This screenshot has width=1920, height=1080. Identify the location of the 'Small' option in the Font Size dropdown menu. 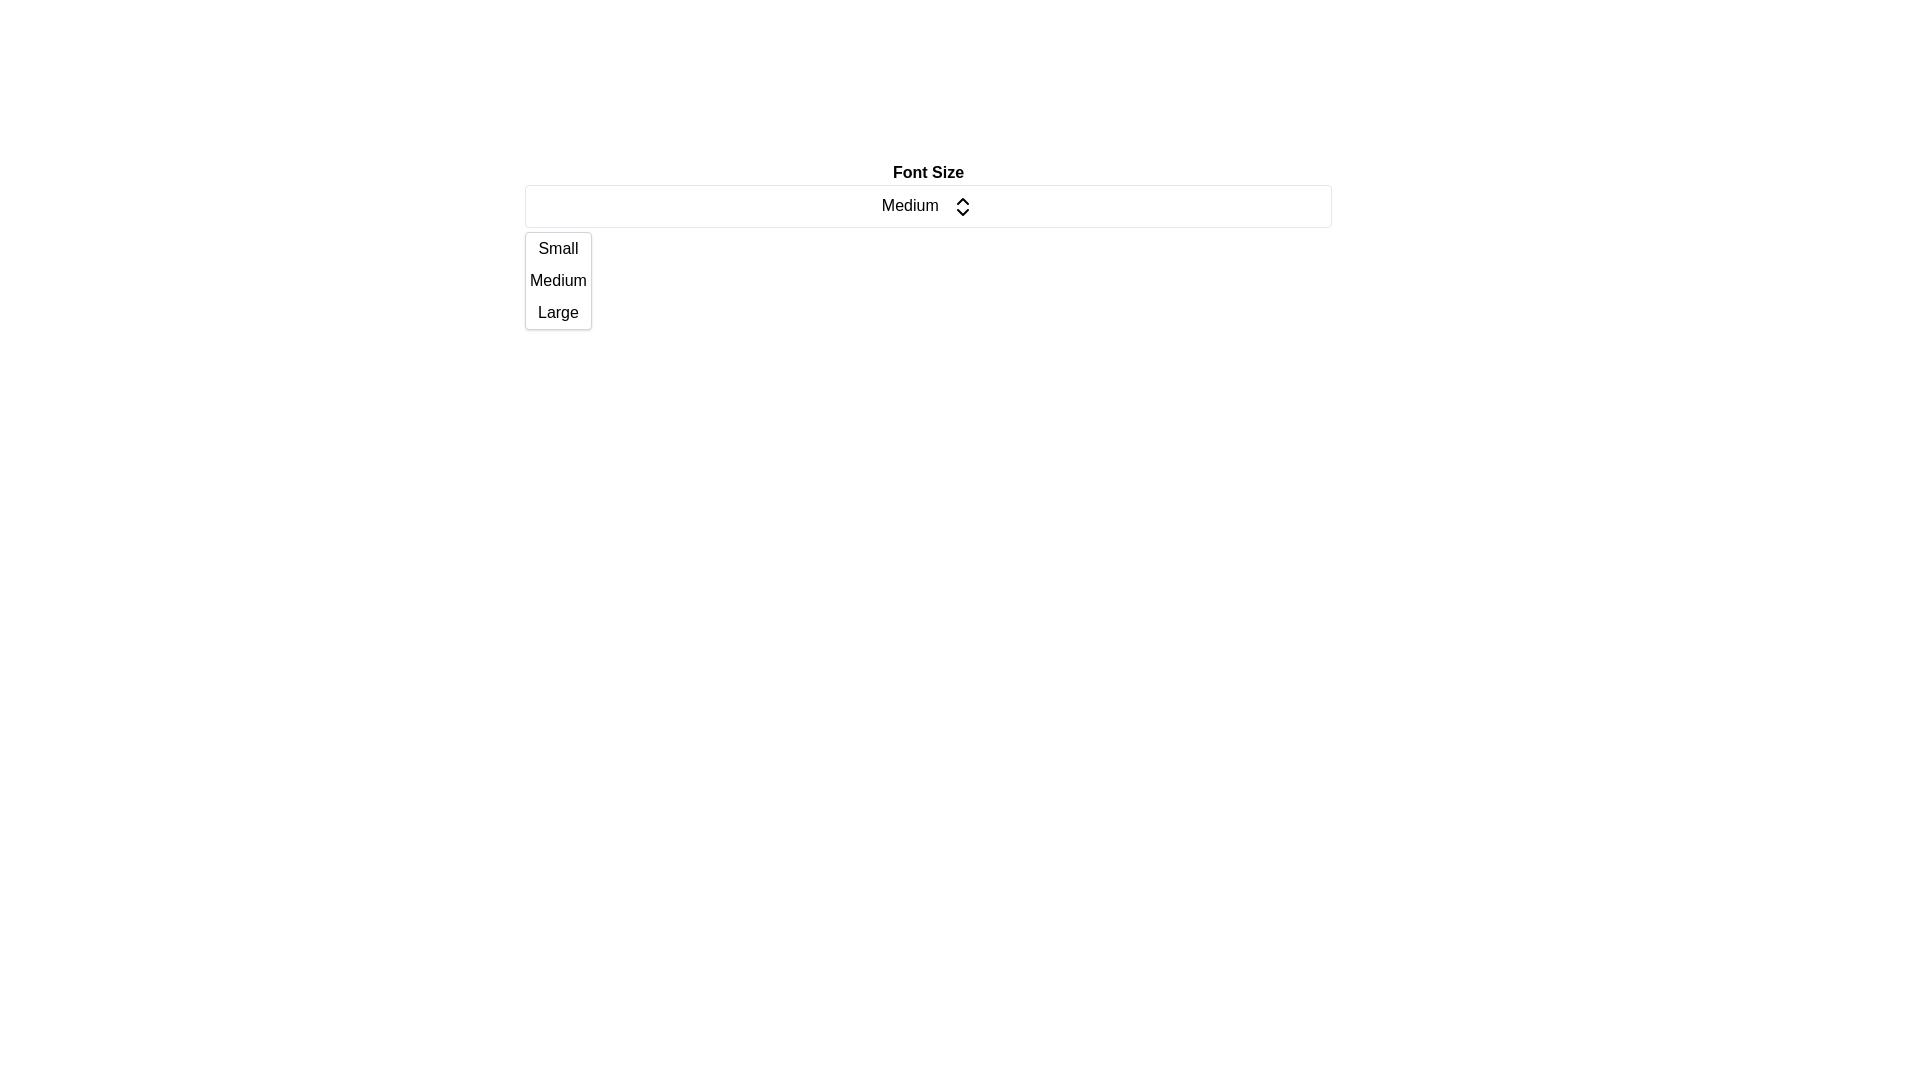
(558, 247).